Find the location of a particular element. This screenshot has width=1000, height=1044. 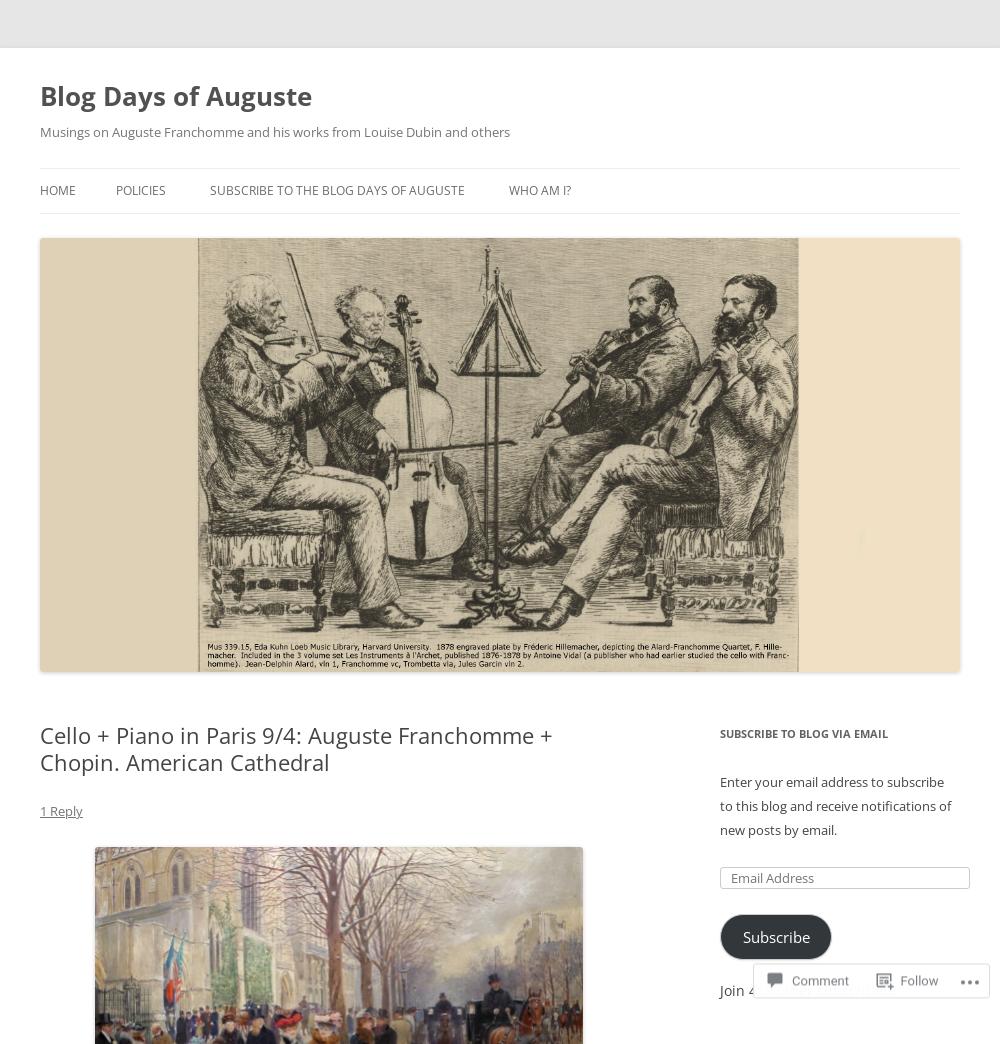

'Policies' is located at coordinates (115, 189).